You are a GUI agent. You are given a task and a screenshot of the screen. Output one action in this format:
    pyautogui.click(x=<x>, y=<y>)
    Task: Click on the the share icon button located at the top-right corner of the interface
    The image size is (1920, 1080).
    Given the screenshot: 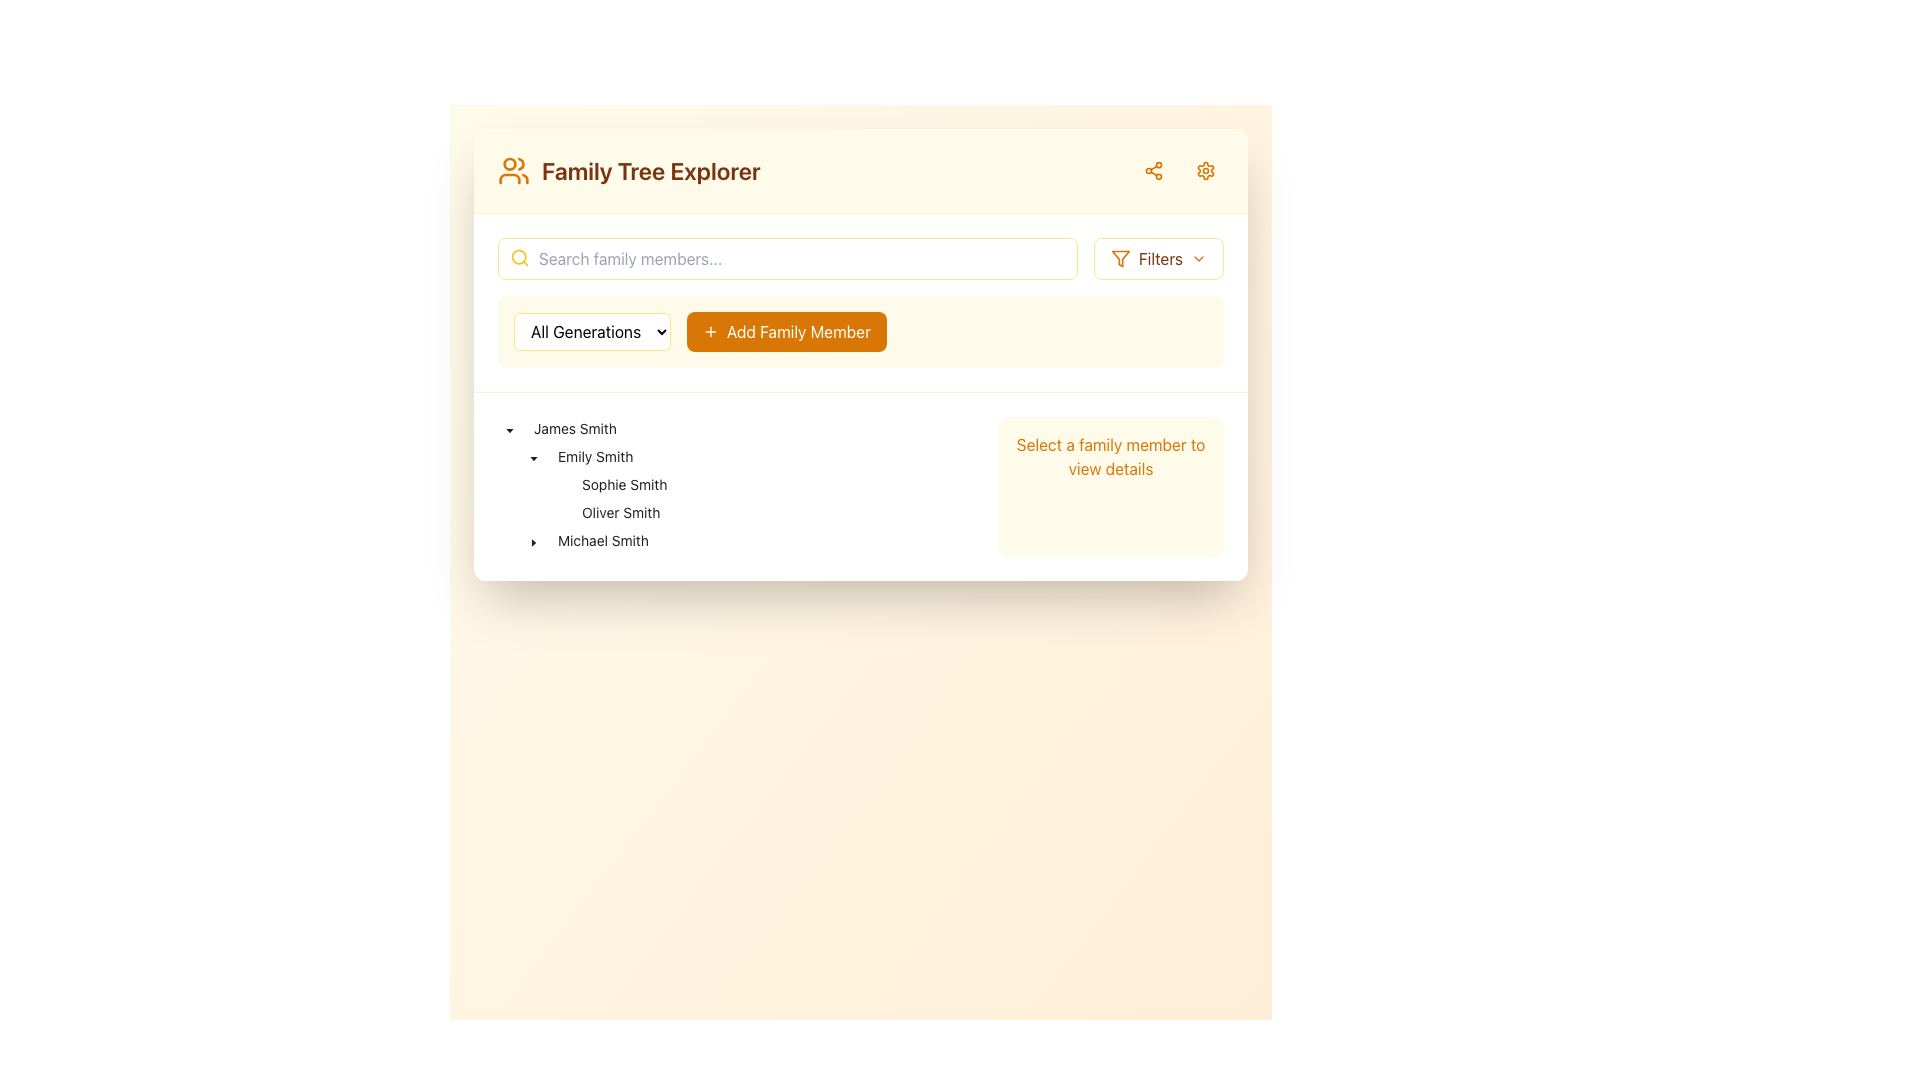 What is the action you would take?
    pyautogui.click(x=1153, y=169)
    